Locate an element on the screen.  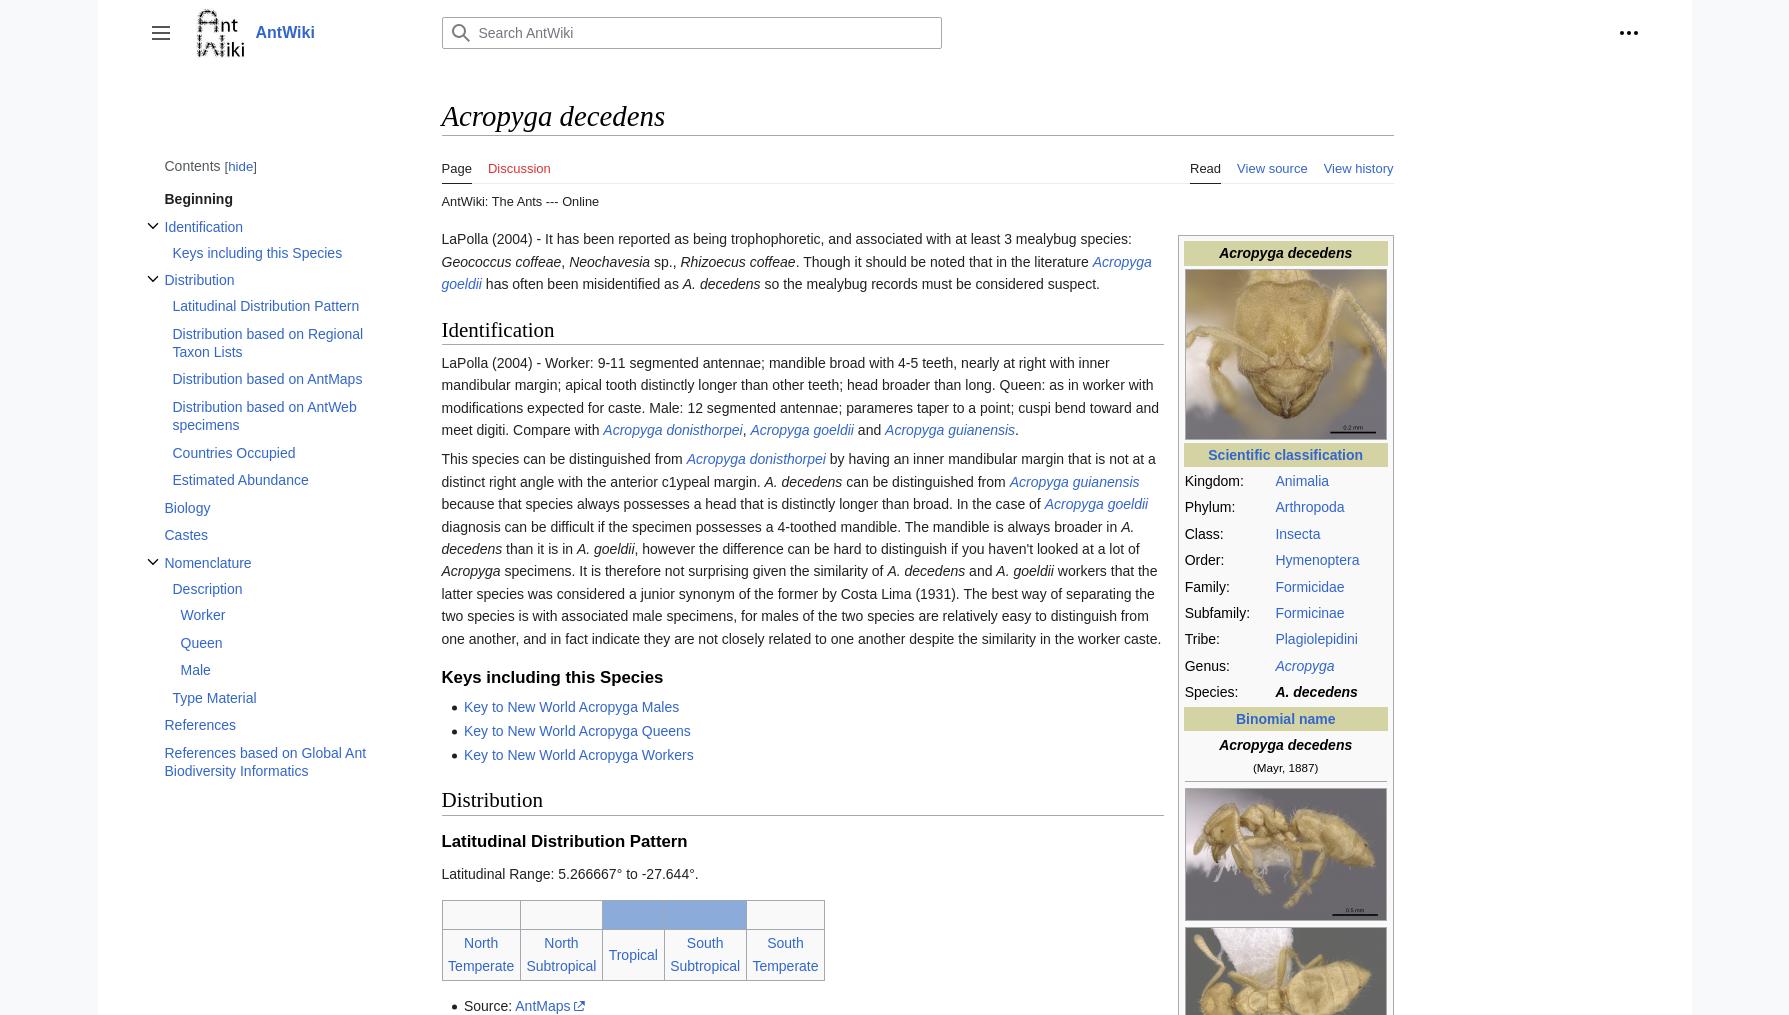
'Queen' is located at coordinates (201, 640).